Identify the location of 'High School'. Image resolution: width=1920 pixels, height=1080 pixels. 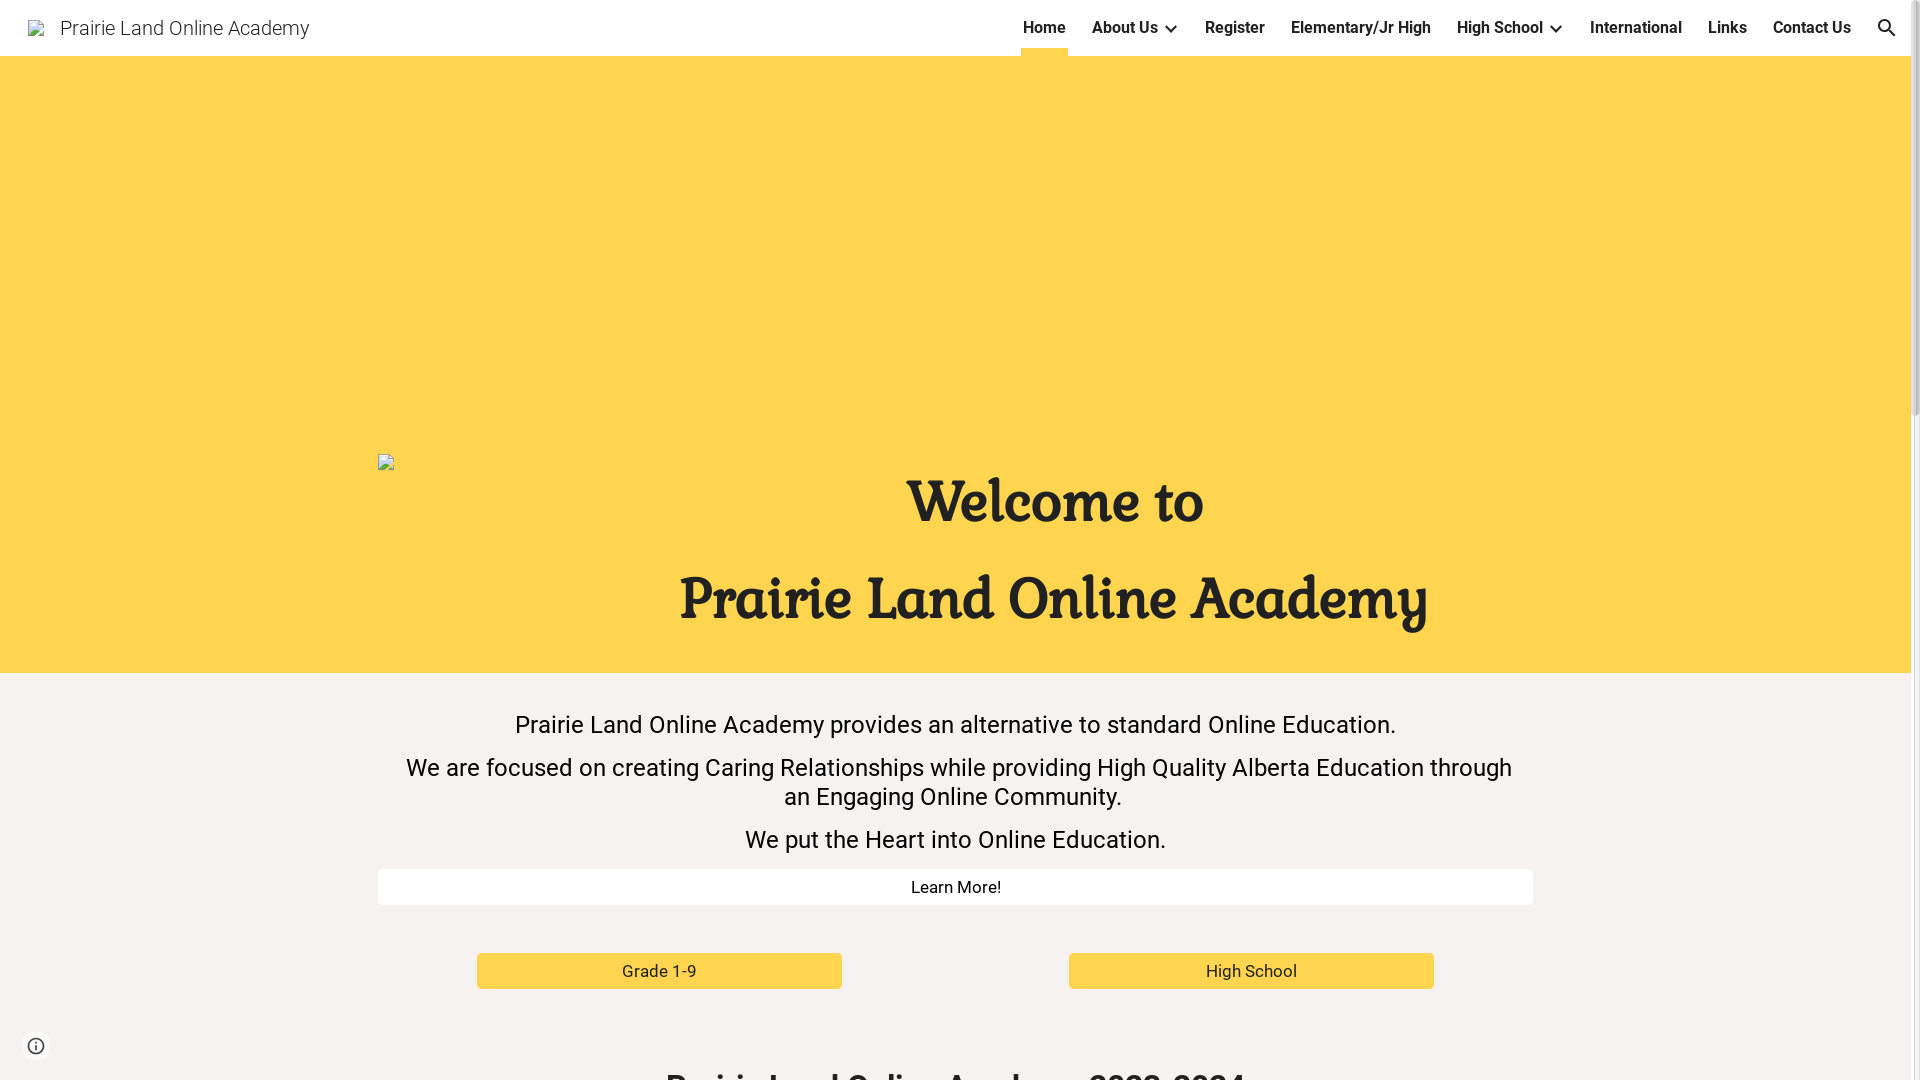
(1499, 27).